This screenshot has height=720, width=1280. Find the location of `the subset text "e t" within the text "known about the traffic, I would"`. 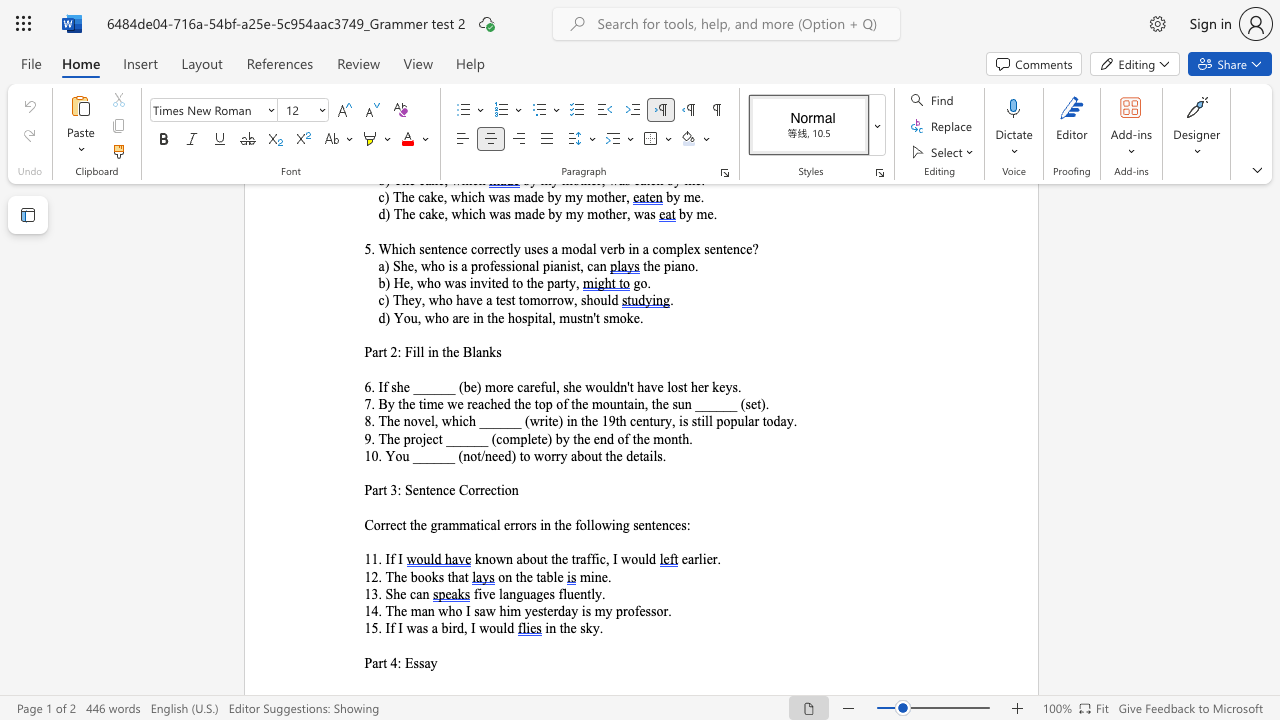

the subset text "e t" within the text "known about the traffic, I would" is located at coordinates (561, 559).